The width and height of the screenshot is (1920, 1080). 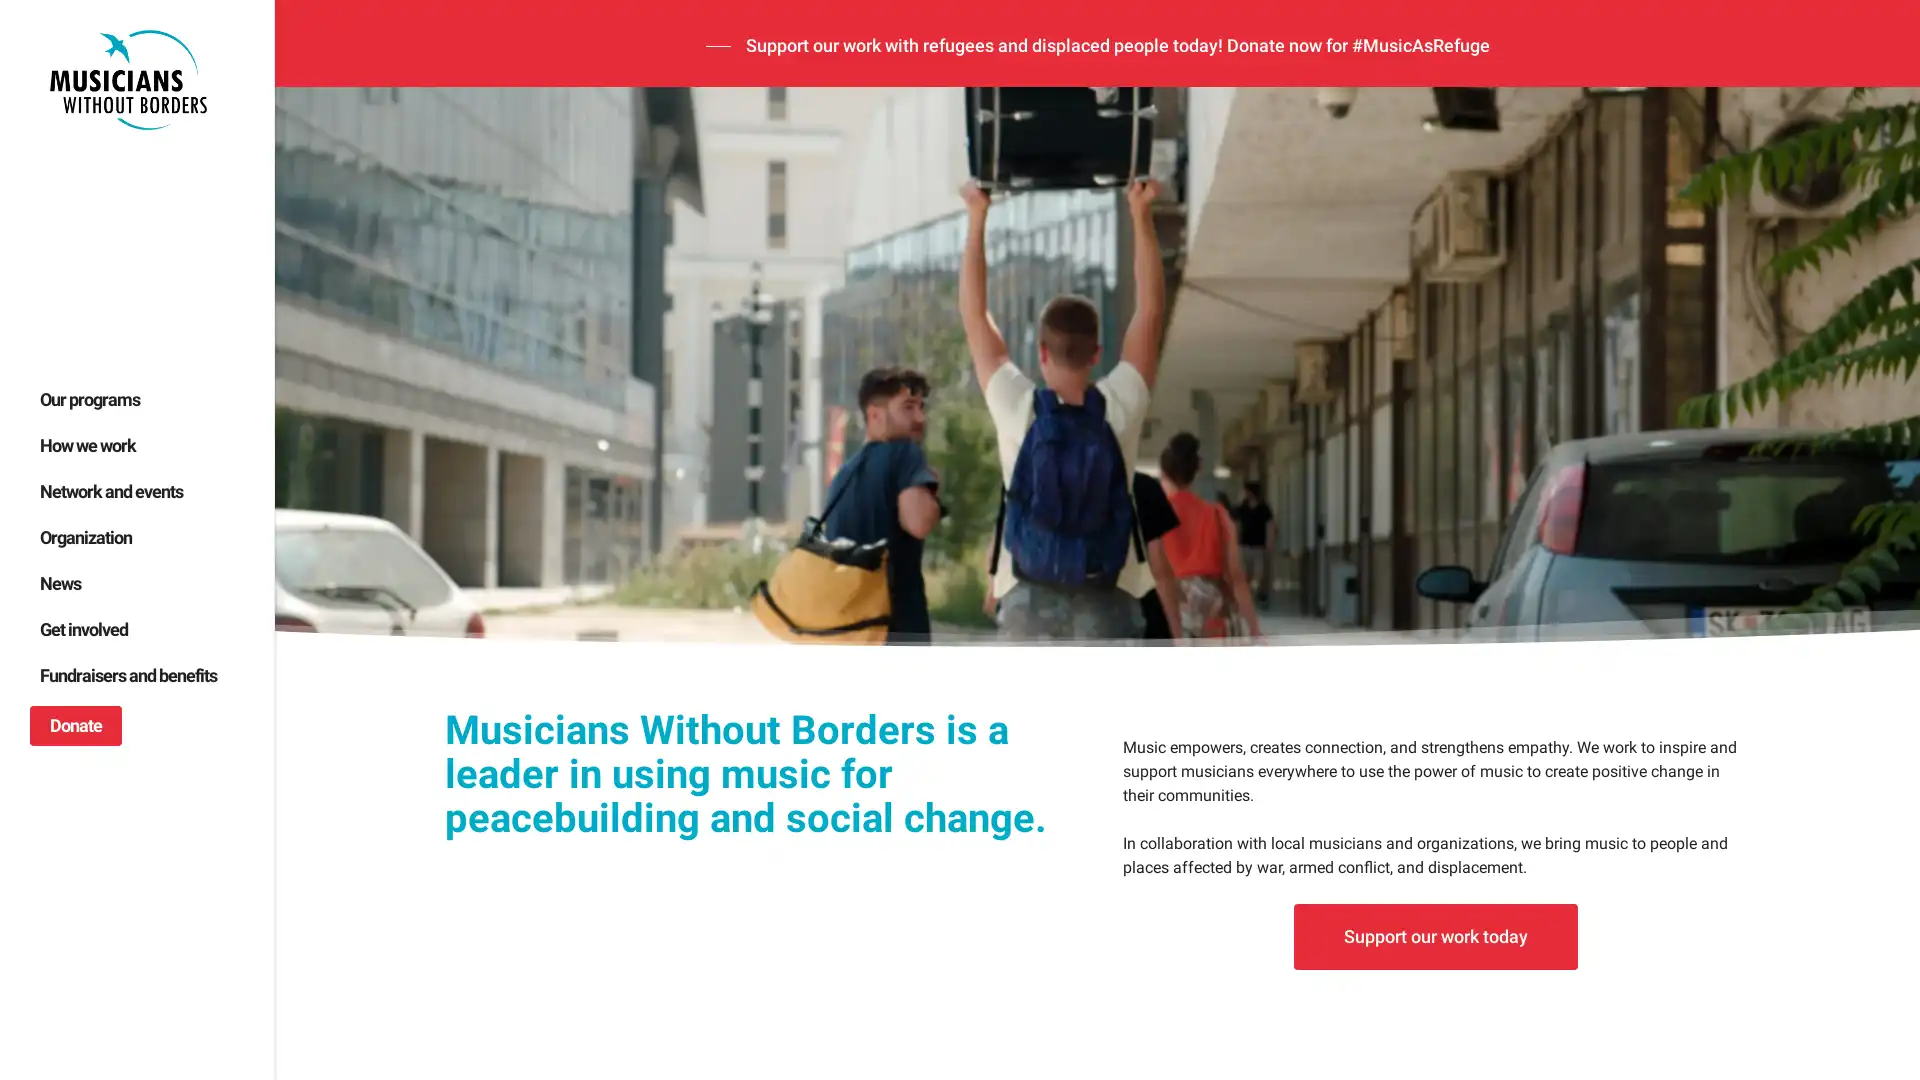 What do you see at coordinates (1808, 792) in the screenshot?
I see `enter full screen` at bounding box center [1808, 792].